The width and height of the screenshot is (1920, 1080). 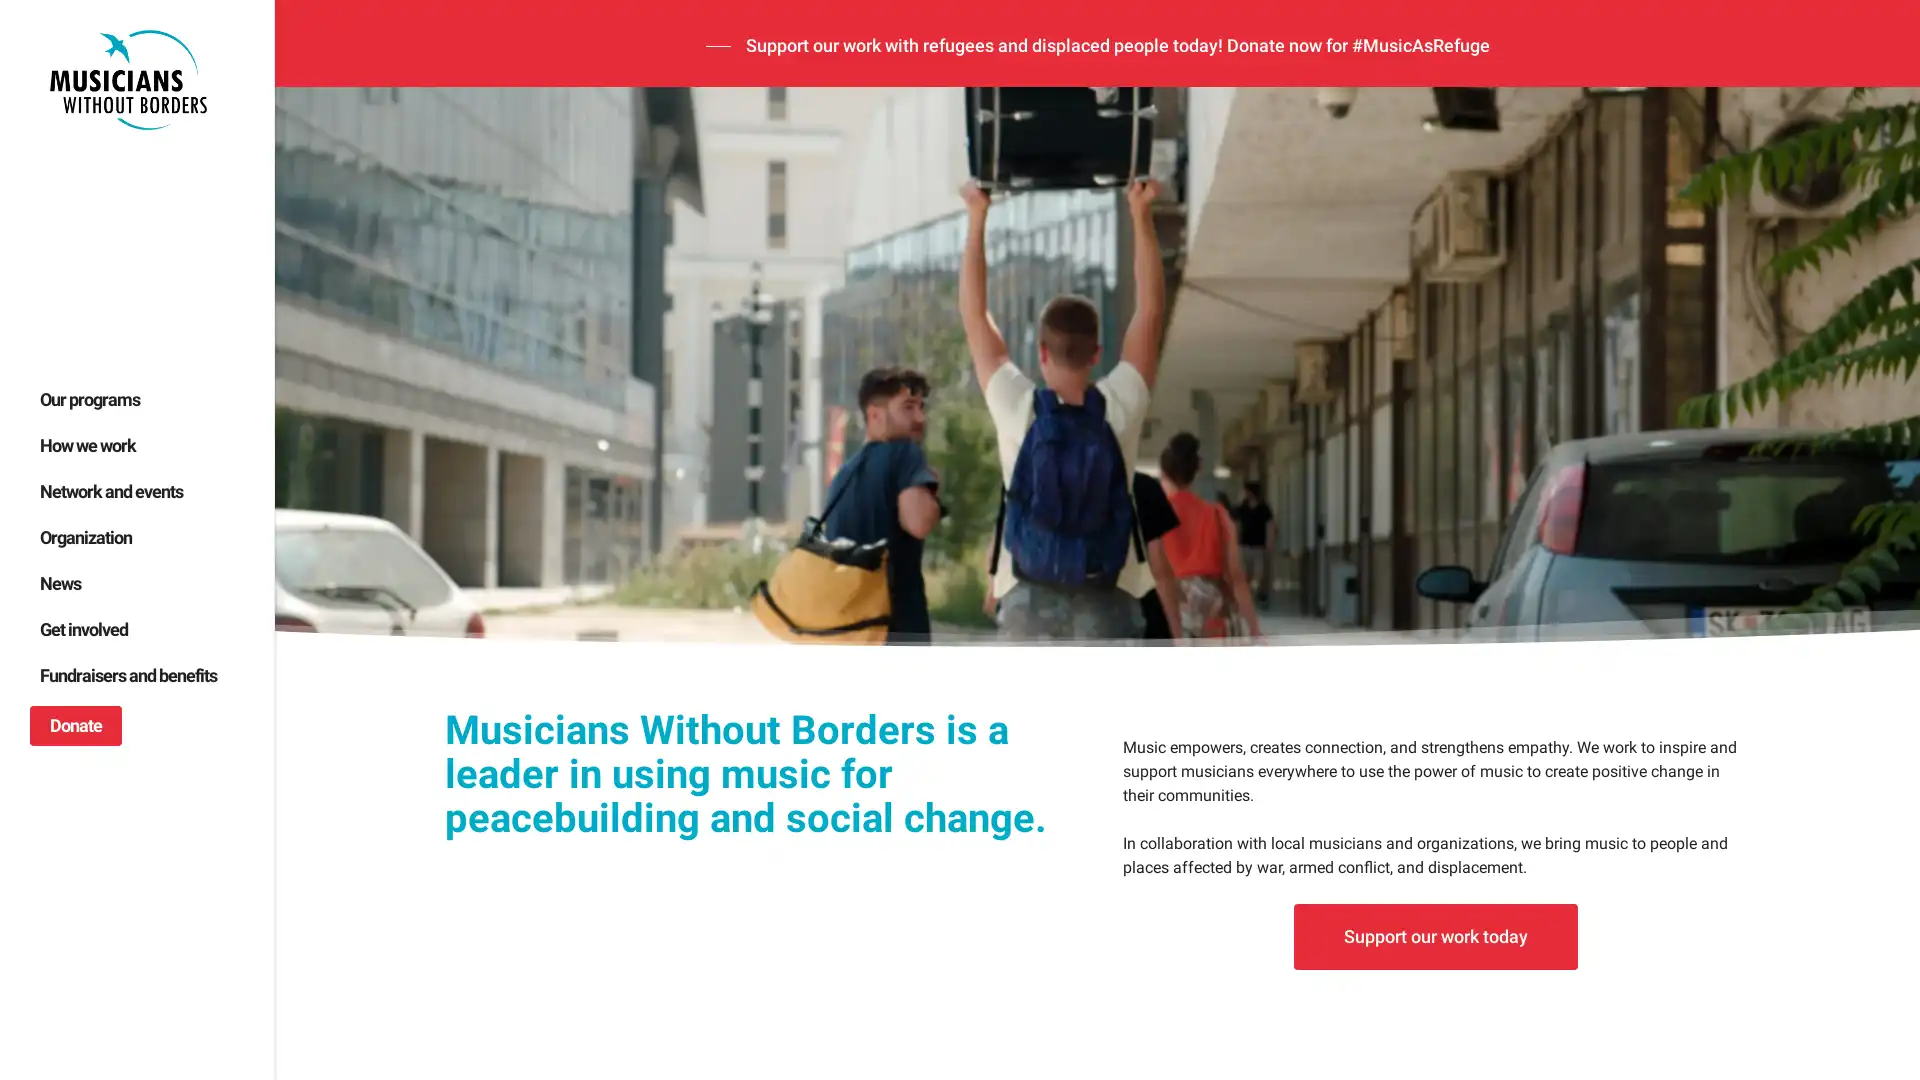 What do you see at coordinates (1808, 792) in the screenshot?
I see `enter full screen` at bounding box center [1808, 792].